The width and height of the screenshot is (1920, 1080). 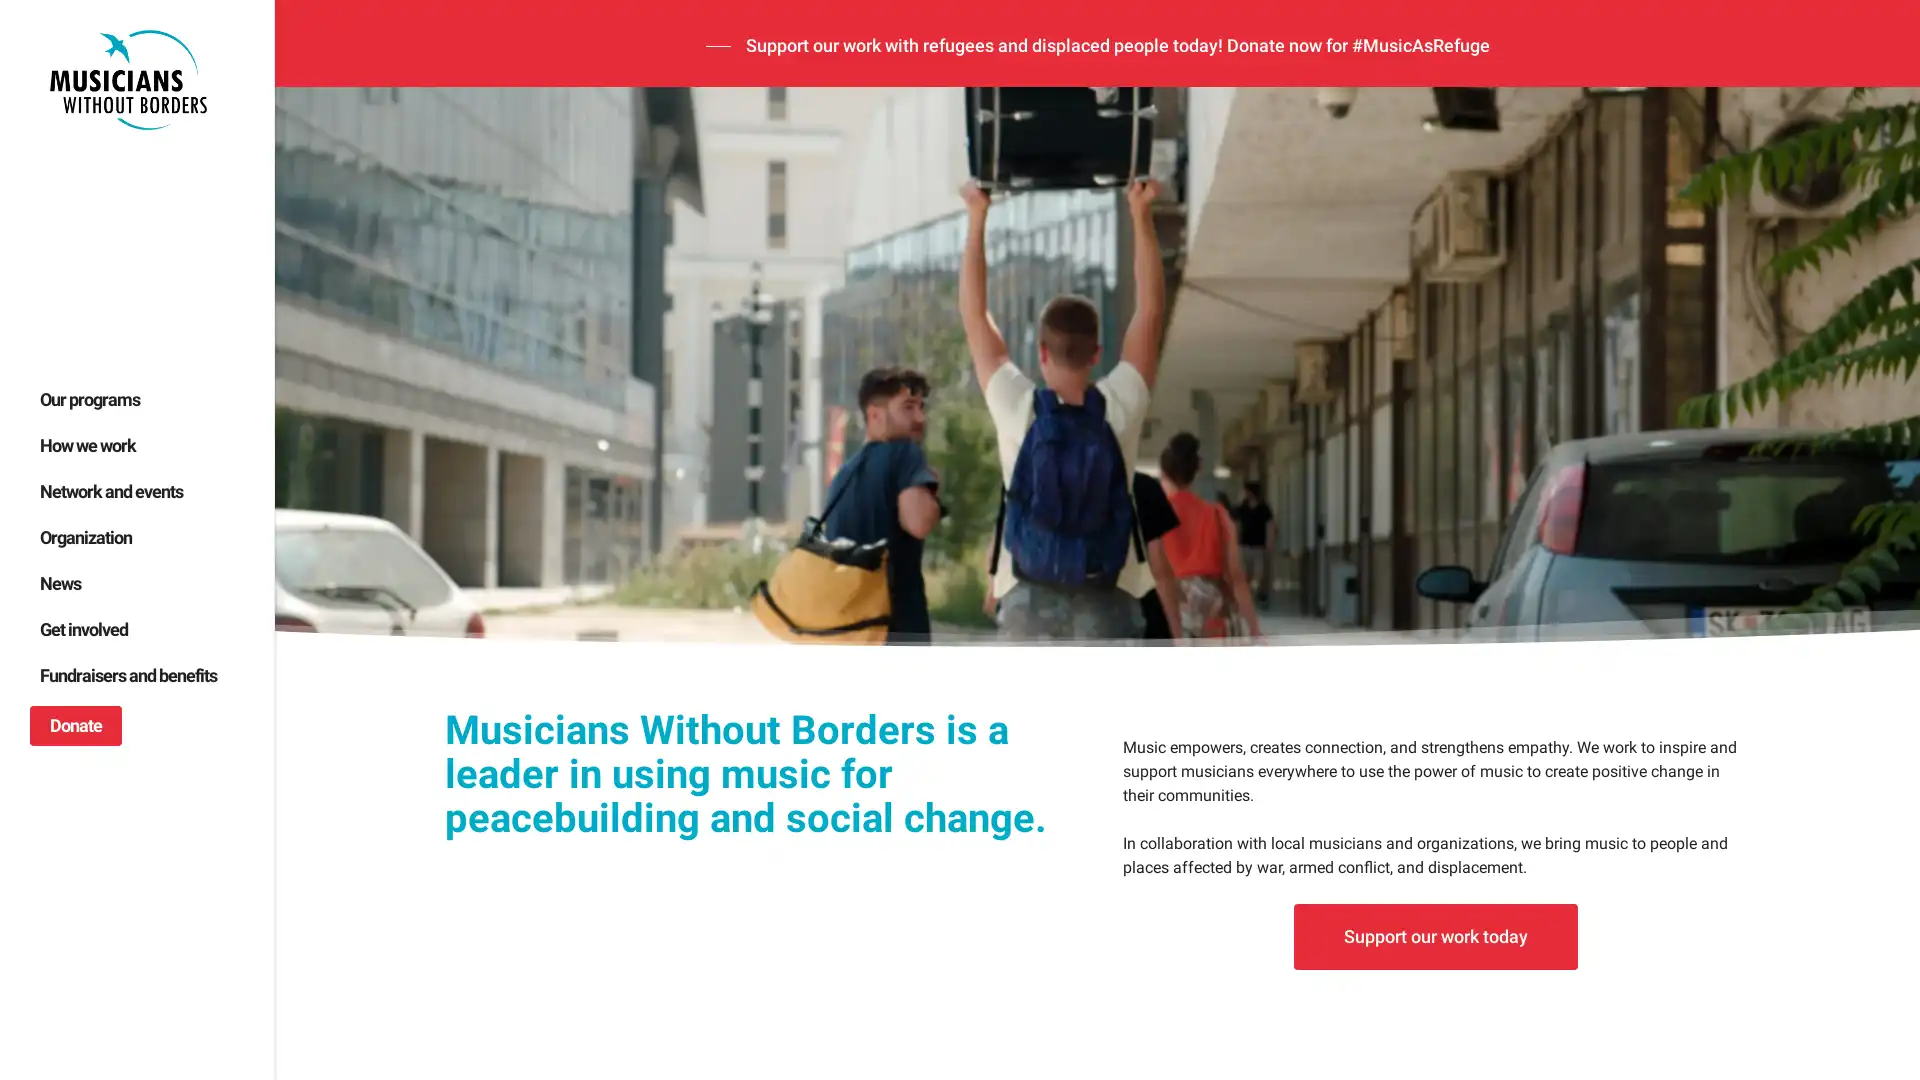 What do you see at coordinates (1808, 792) in the screenshot?
I see `enter full screen` at bounding box center [1808, 792].